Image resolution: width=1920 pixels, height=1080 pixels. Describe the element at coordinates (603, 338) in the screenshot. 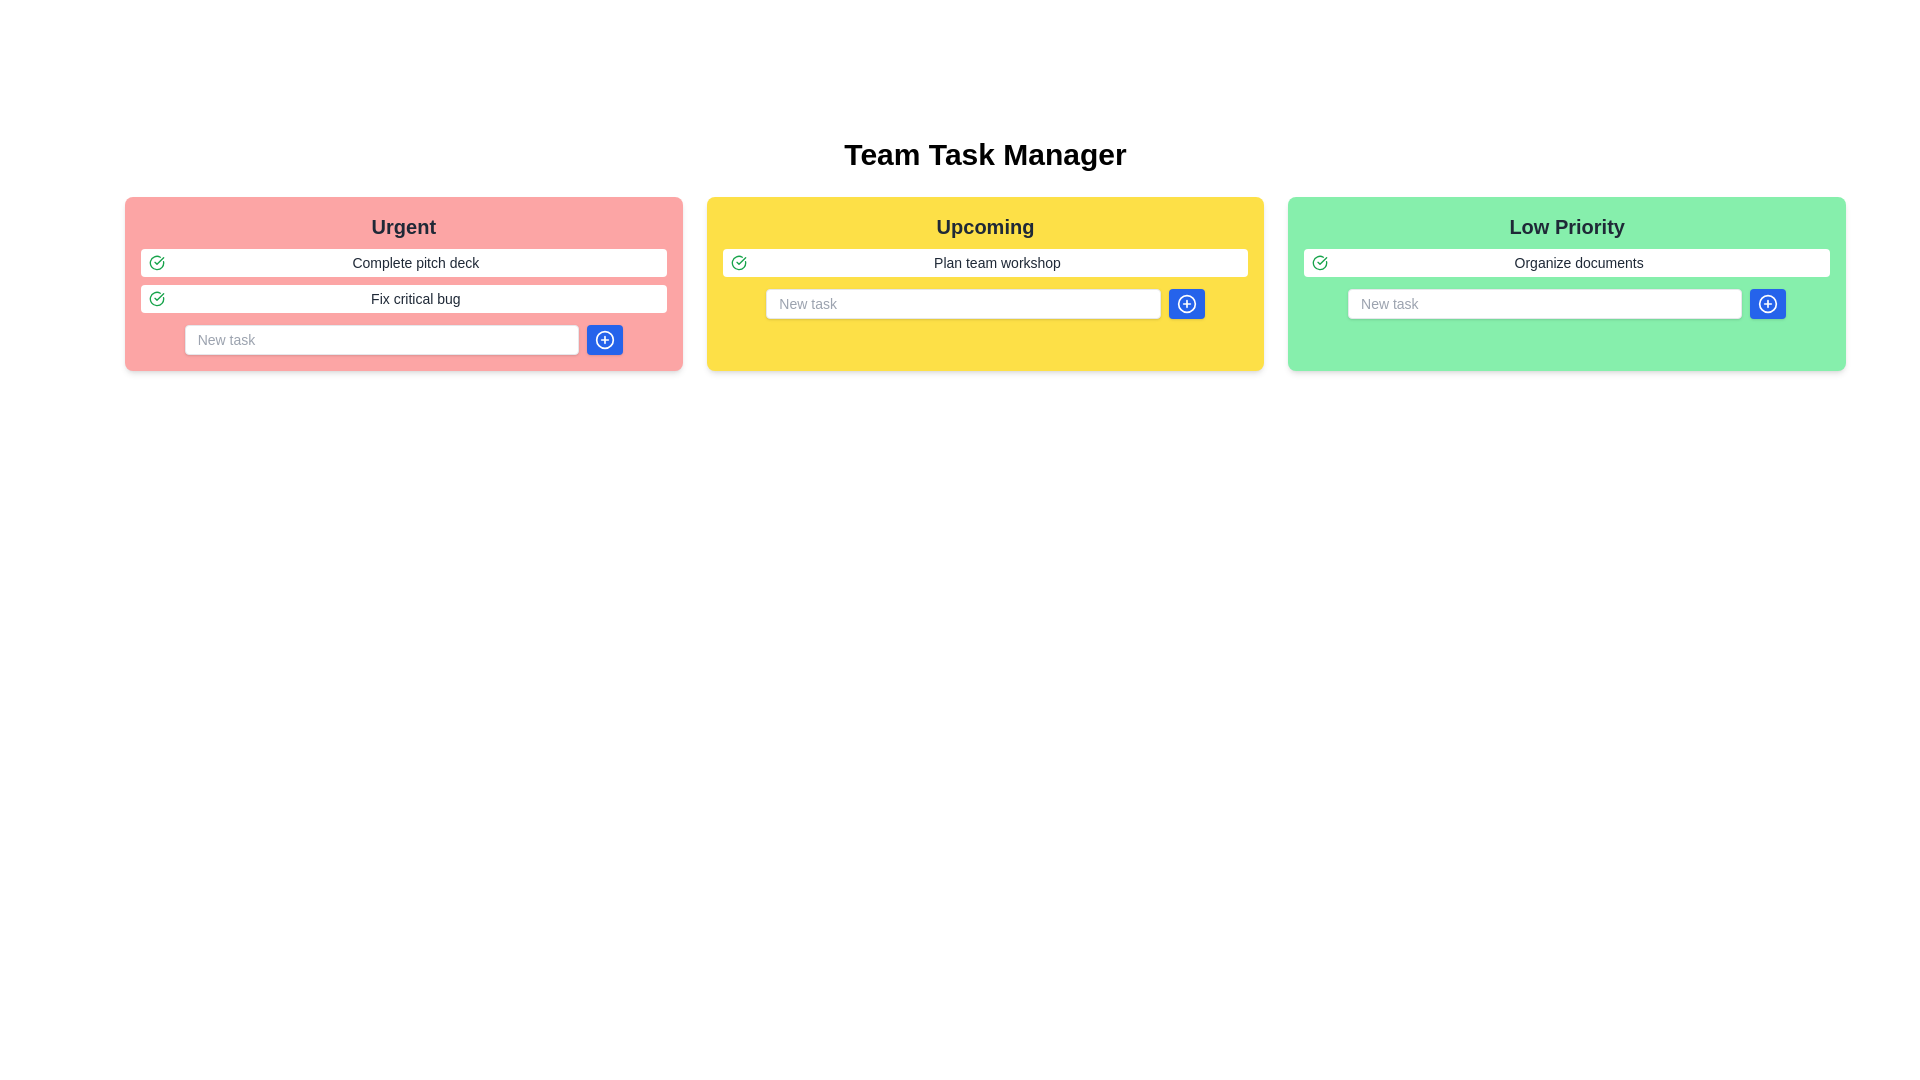

I see `the 'Add Task' button located in the 'Urgent' task management card, which is positioned to the right of the 'New task' text input field` at that location.